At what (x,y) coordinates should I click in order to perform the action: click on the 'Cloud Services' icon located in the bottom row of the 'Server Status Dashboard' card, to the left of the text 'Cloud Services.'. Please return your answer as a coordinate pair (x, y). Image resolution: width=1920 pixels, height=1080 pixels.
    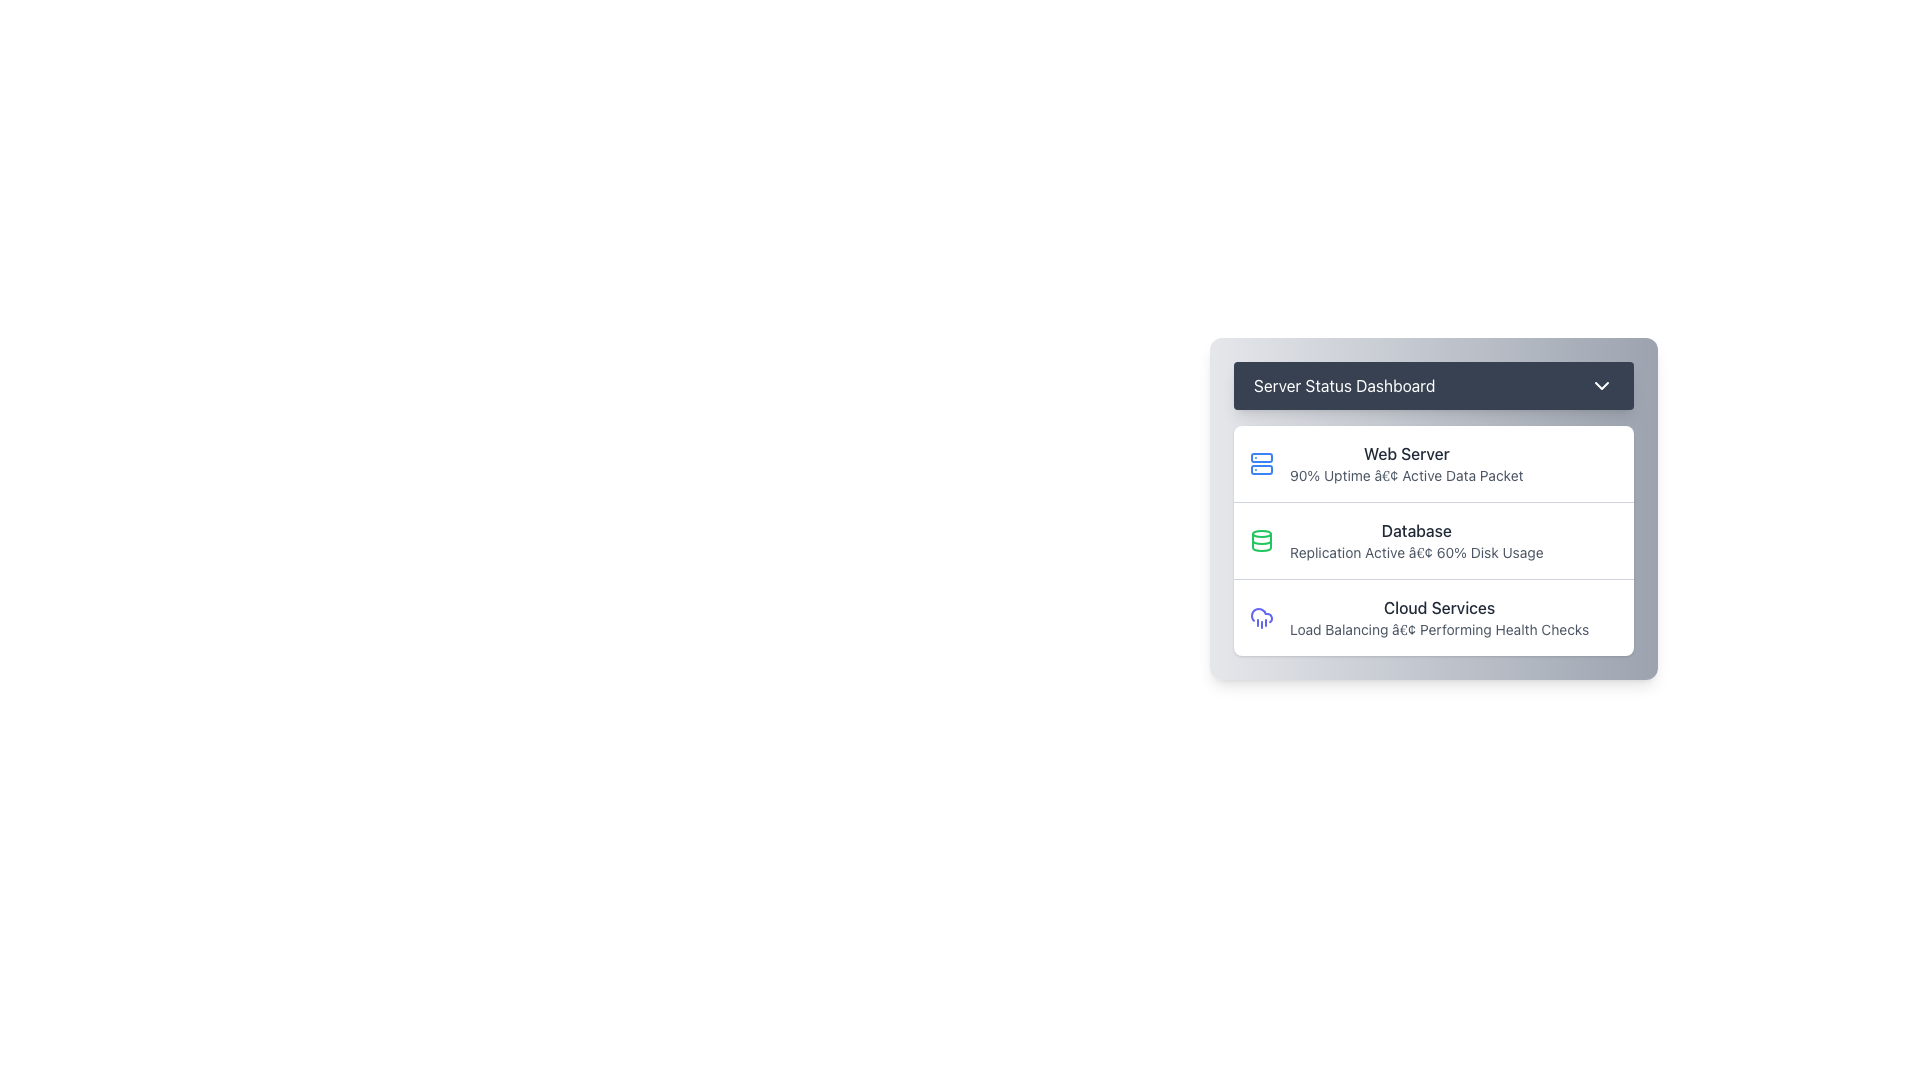
    Looking at the image, I should click on (1261, 616).